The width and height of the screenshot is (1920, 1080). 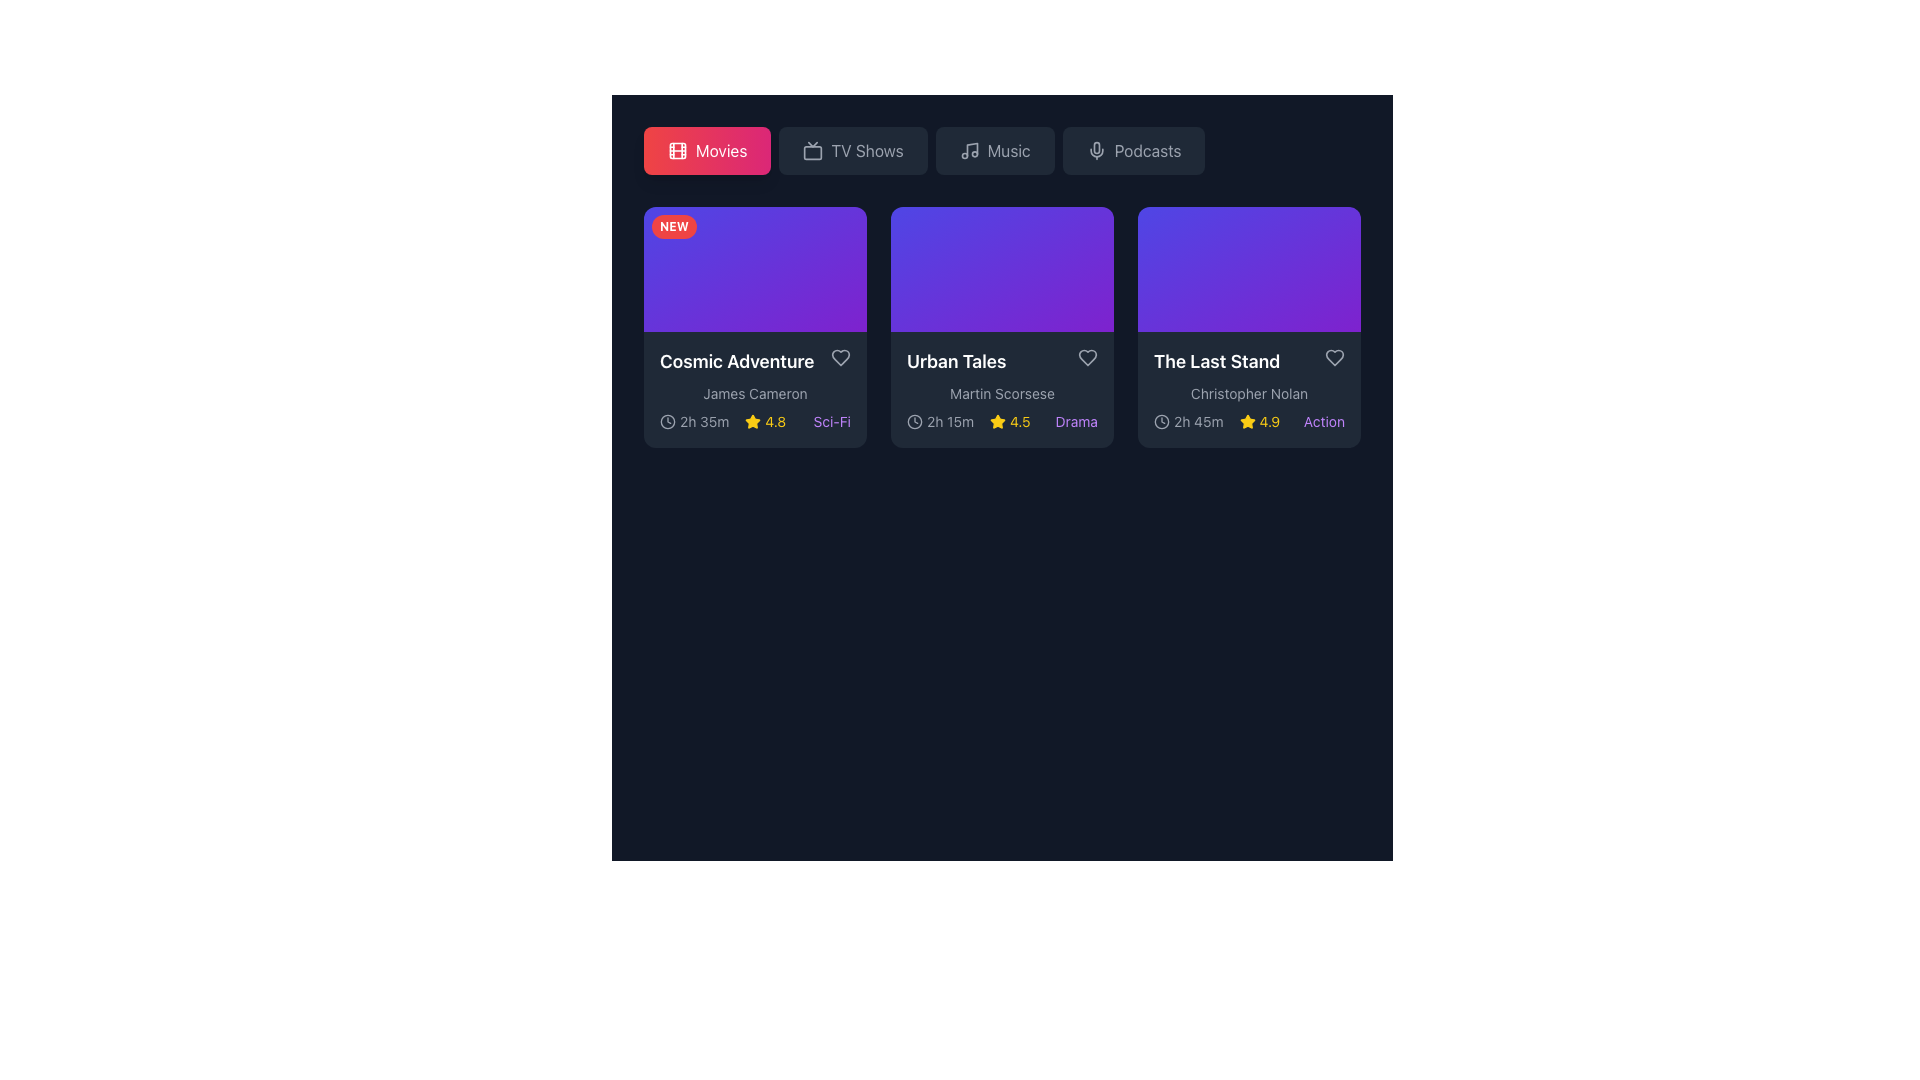 I want to click on the textual and iconographic composite component displaying the duration and rating of the movie 'Cosmic Adventure', located below 'James Cameron' and to the left of the 'Sci-Fi' label, so click(x=722, y=421).